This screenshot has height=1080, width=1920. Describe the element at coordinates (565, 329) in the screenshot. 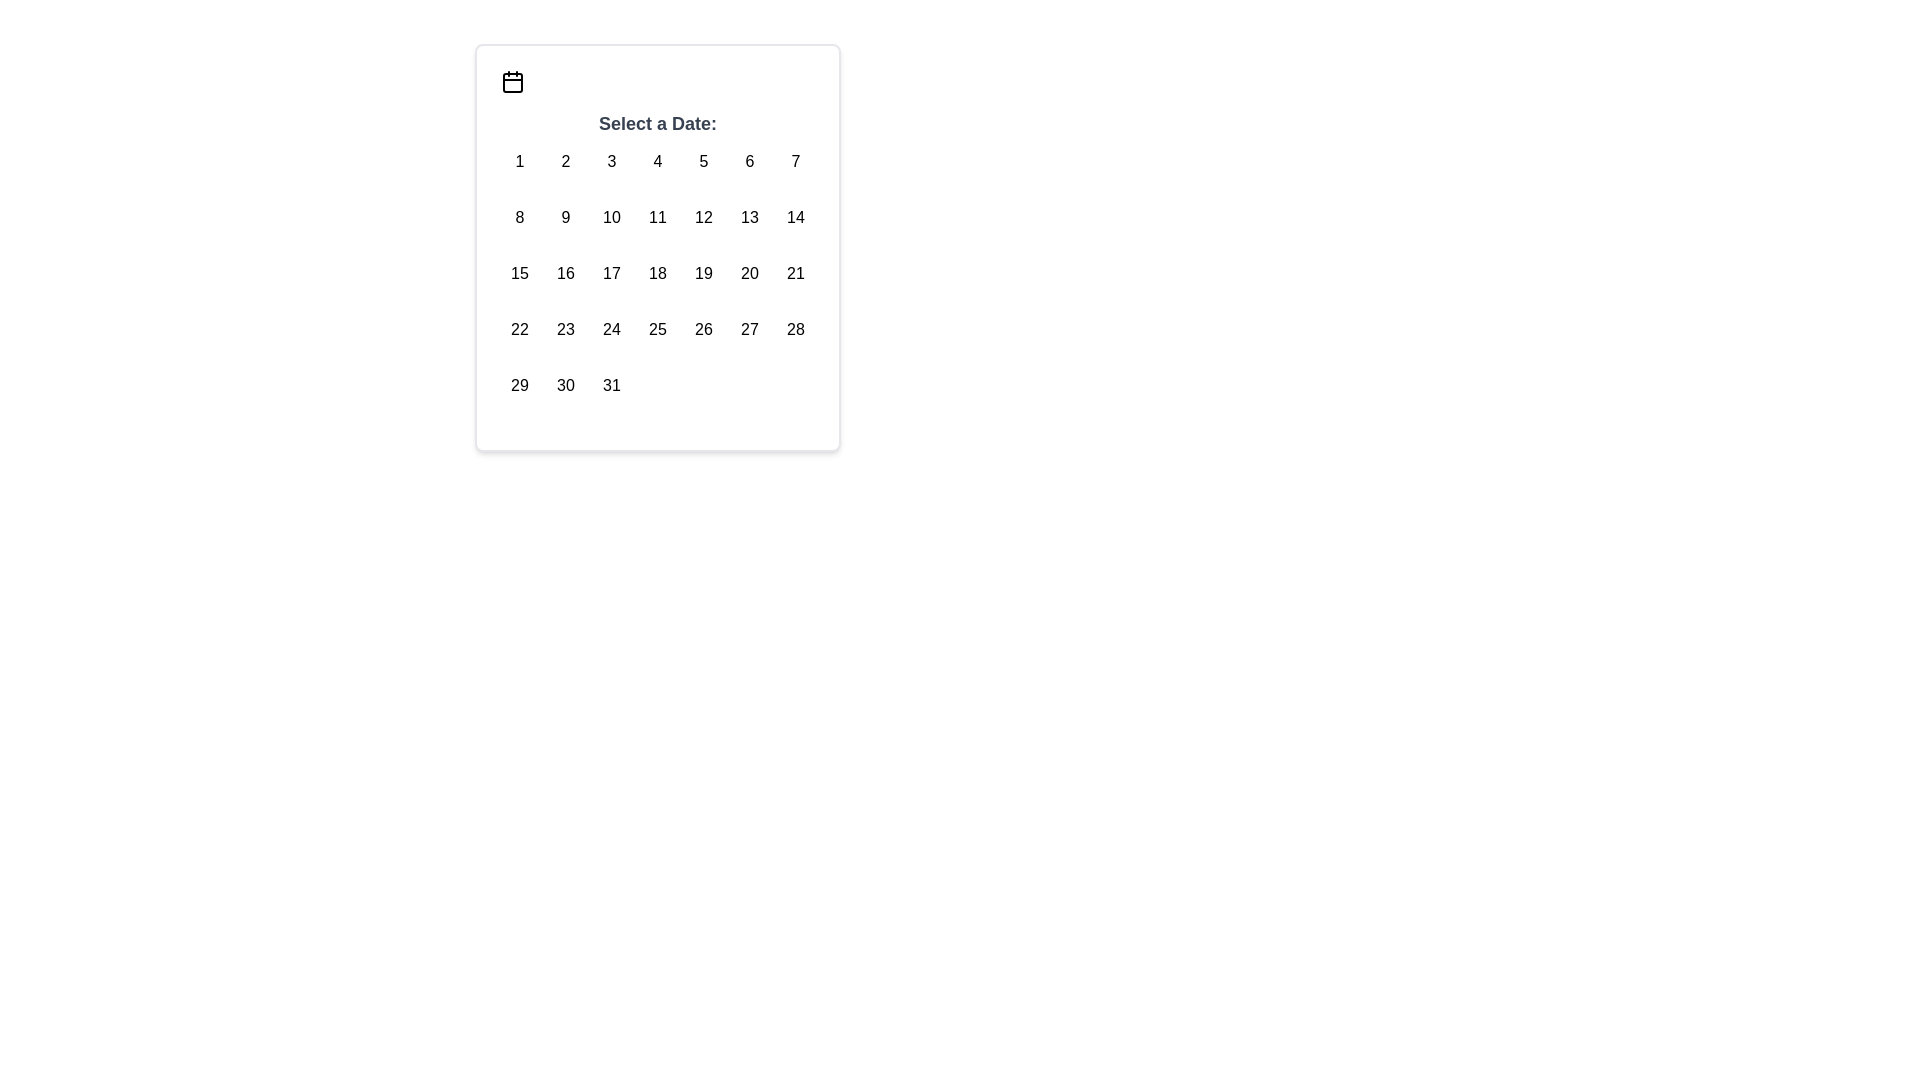

I see `the Calendar day button representing the 23rd cell in the grid` at that location.